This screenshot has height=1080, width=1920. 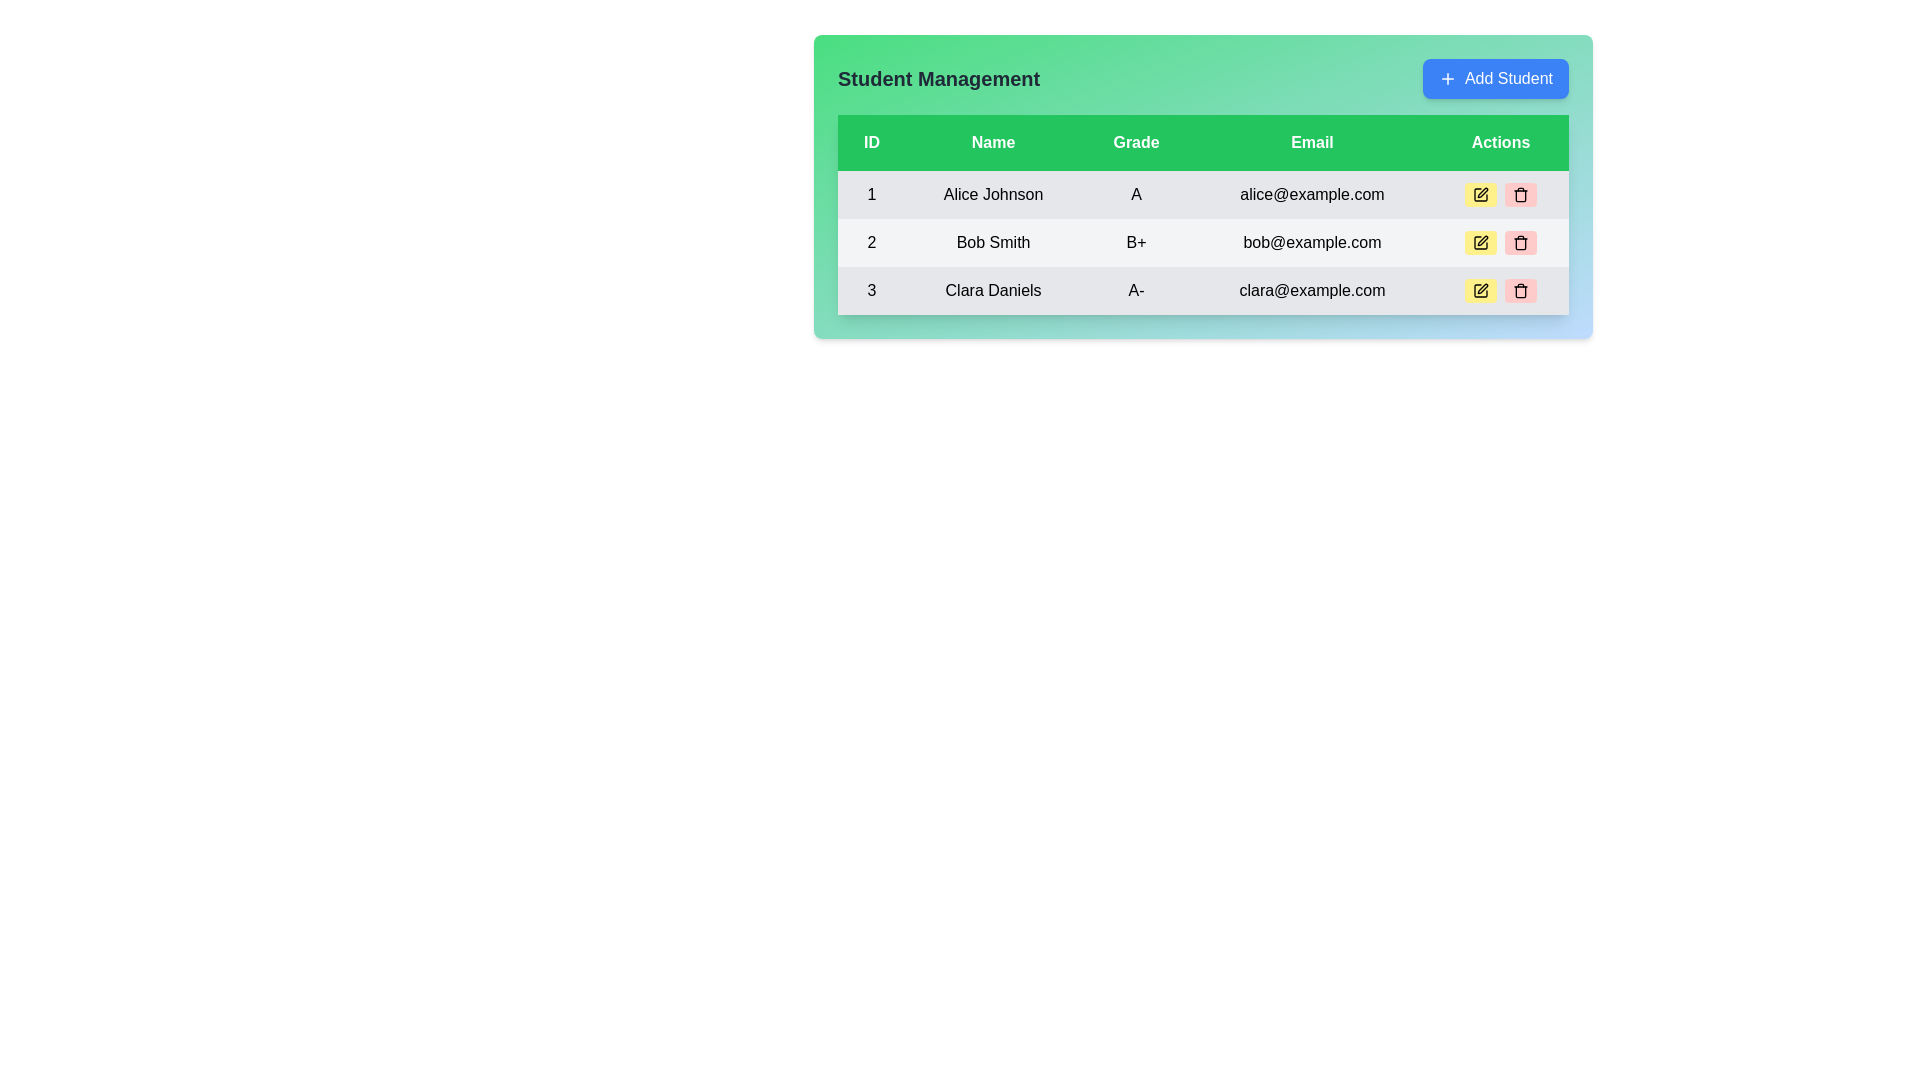 What do you see at coordinates (872, 242) in the screenshot?
I see `the Text label located in the second row under the 'ID' column, which identifies an entry in the tabular data structure, specifically to the left of 'Bob Smith'` at bounding box center [872, 242].